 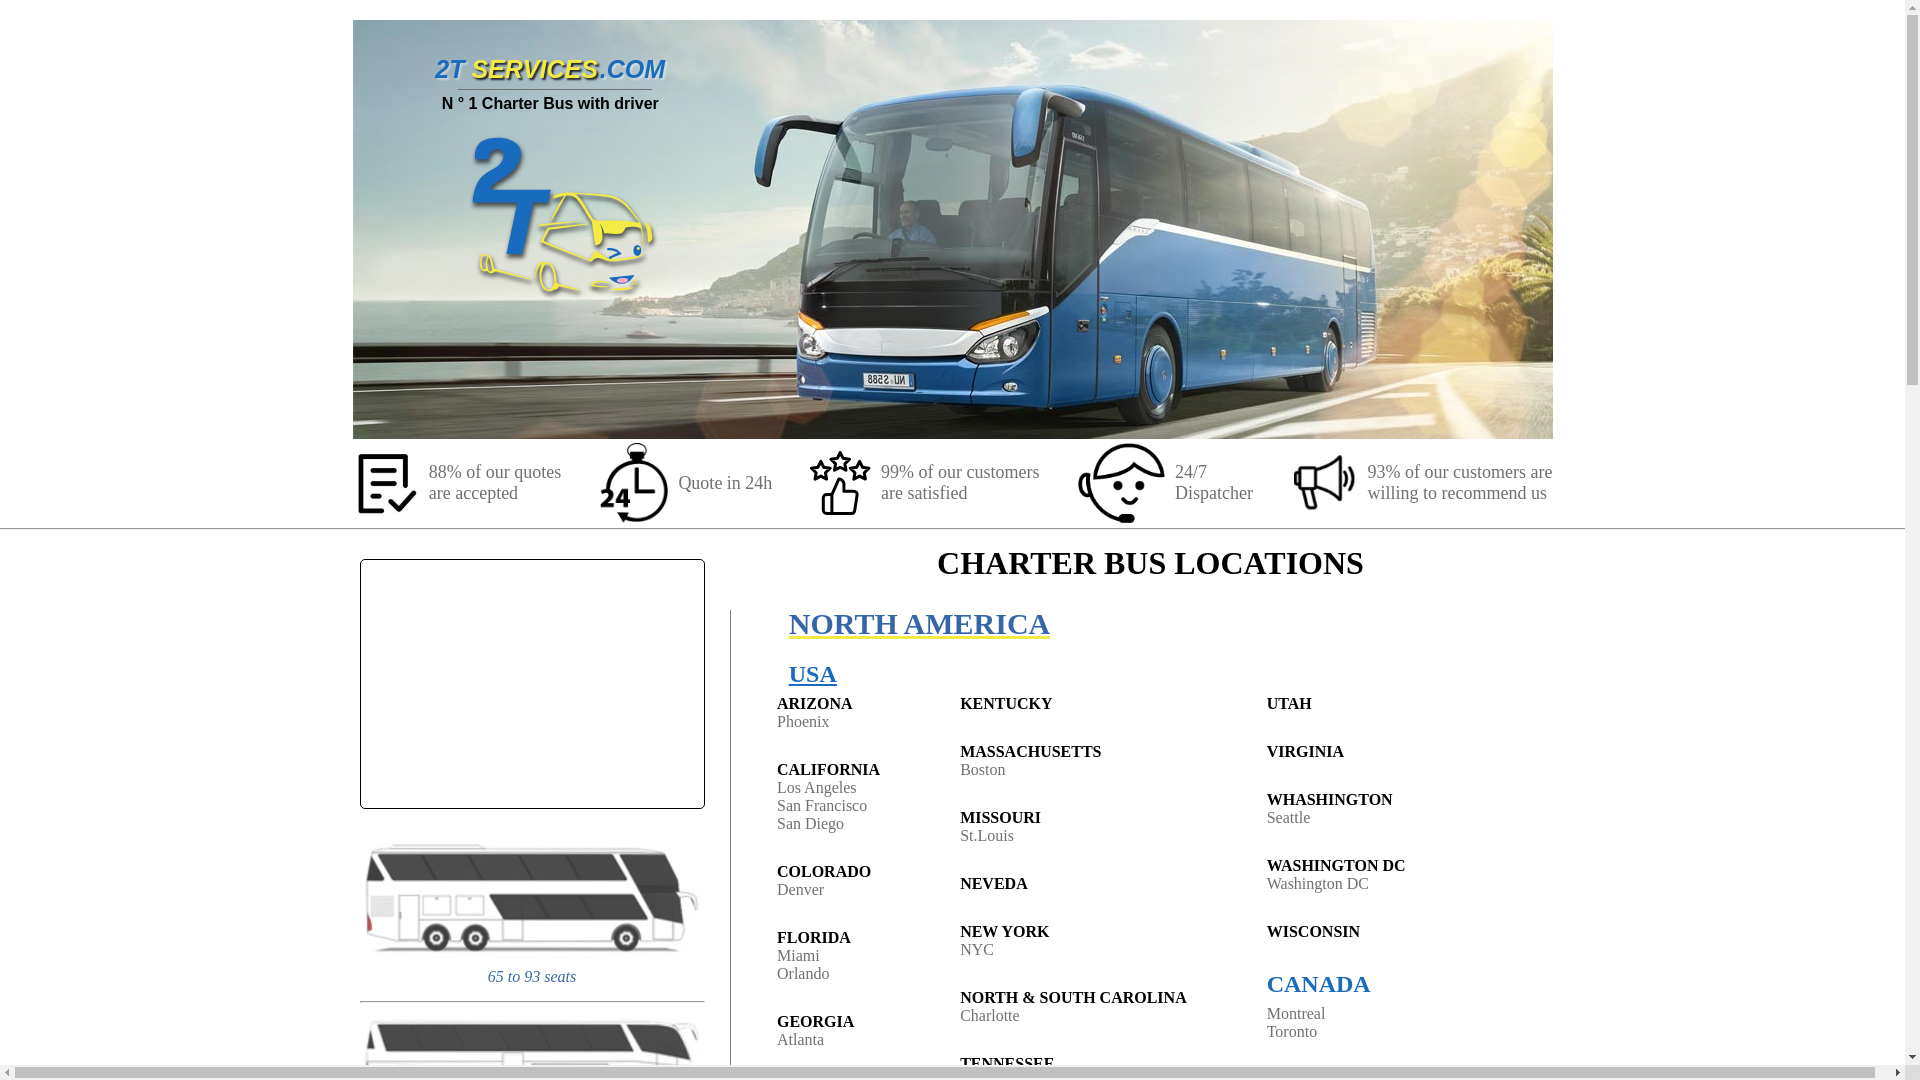 What do you see at coordinates (918, 674) in the screenshot?
I see `'USA'` at bounding box center [918, 674].